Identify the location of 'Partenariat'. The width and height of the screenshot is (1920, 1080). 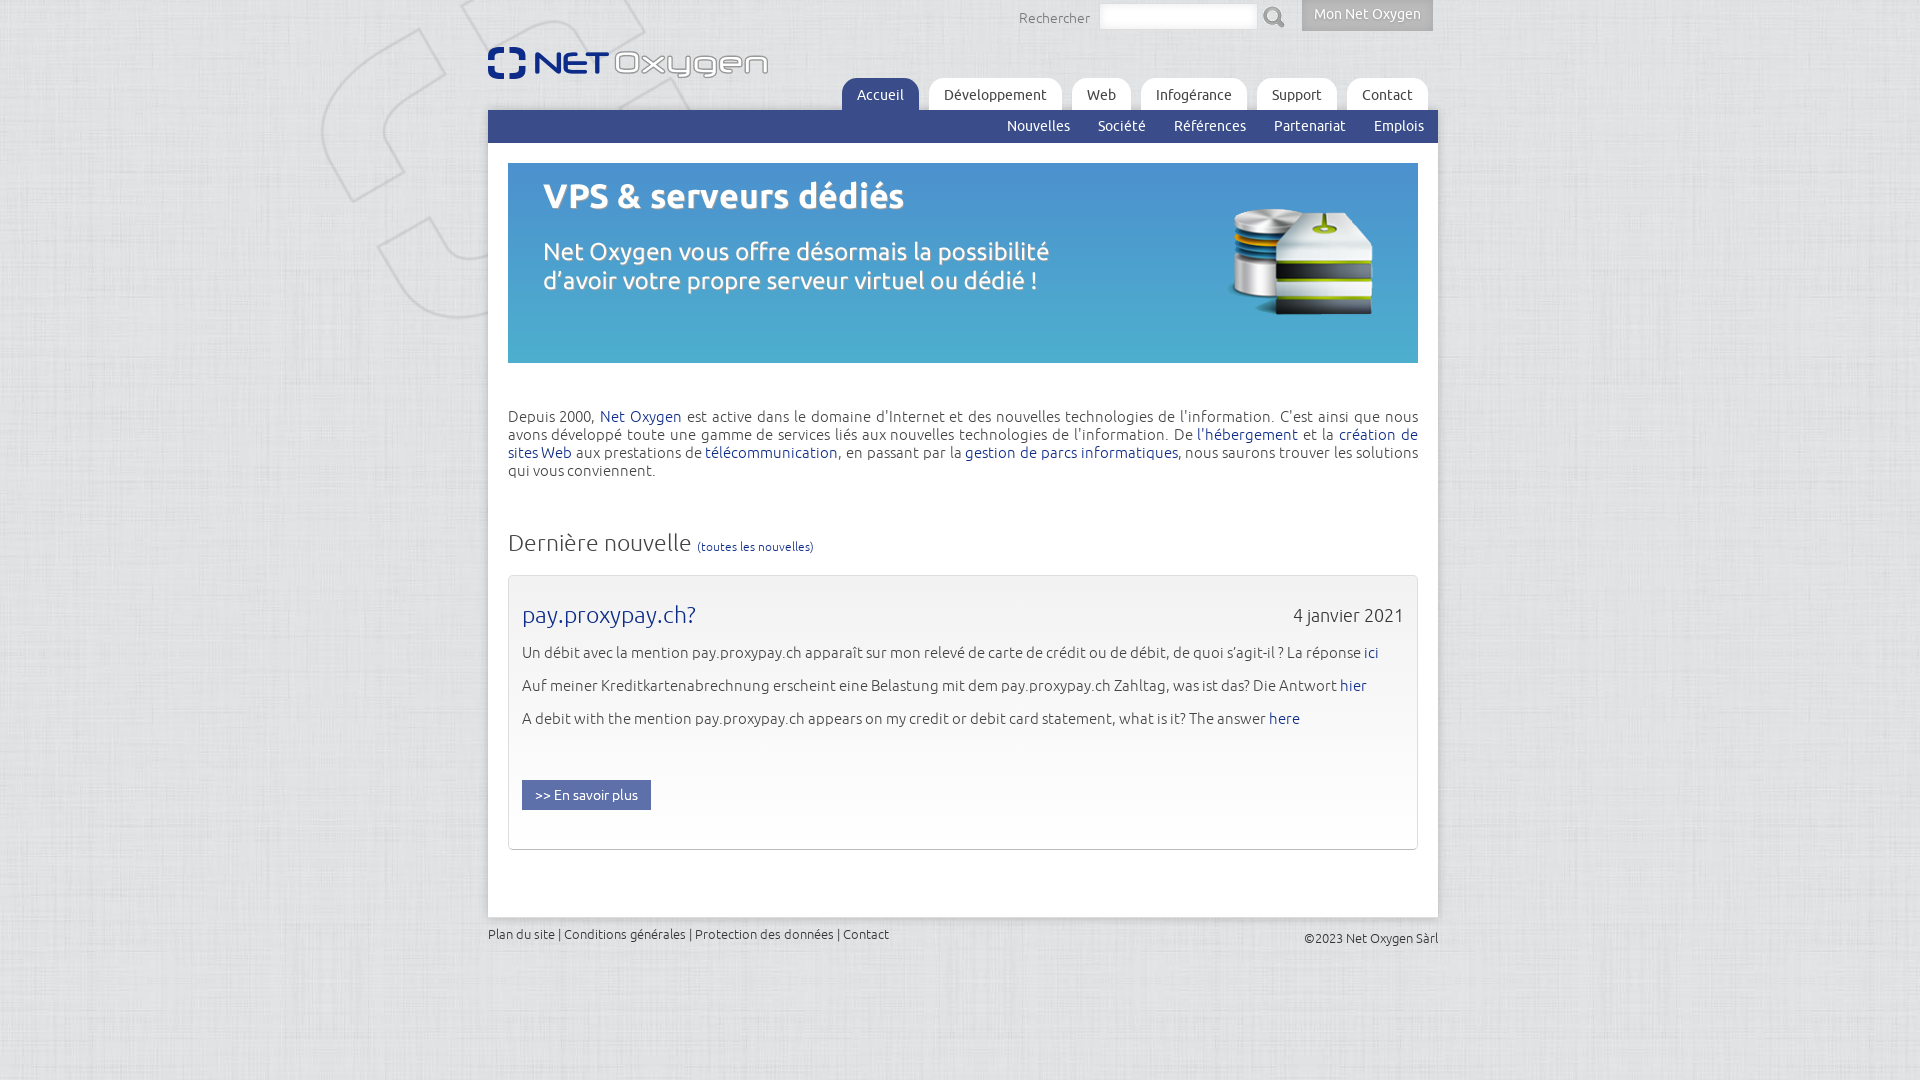
(1269, 126).